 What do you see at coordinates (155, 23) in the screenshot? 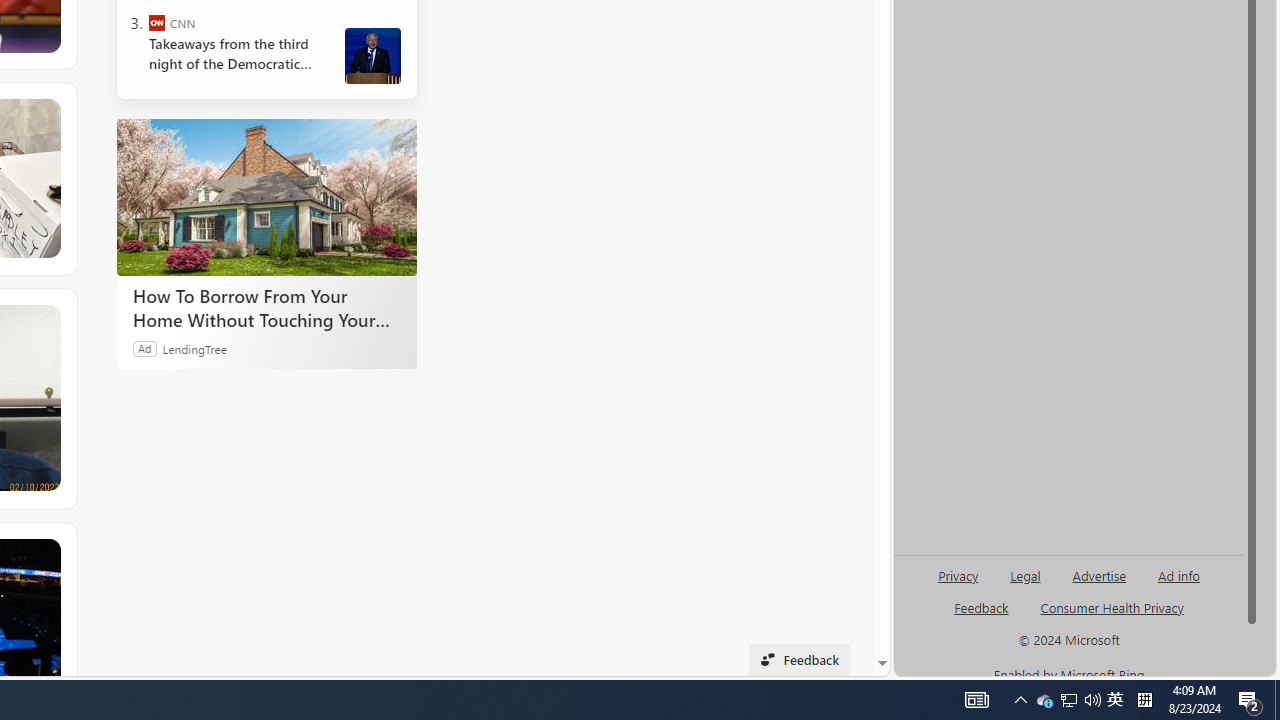
I see `'CNN'` at bounding box center [155, 23].